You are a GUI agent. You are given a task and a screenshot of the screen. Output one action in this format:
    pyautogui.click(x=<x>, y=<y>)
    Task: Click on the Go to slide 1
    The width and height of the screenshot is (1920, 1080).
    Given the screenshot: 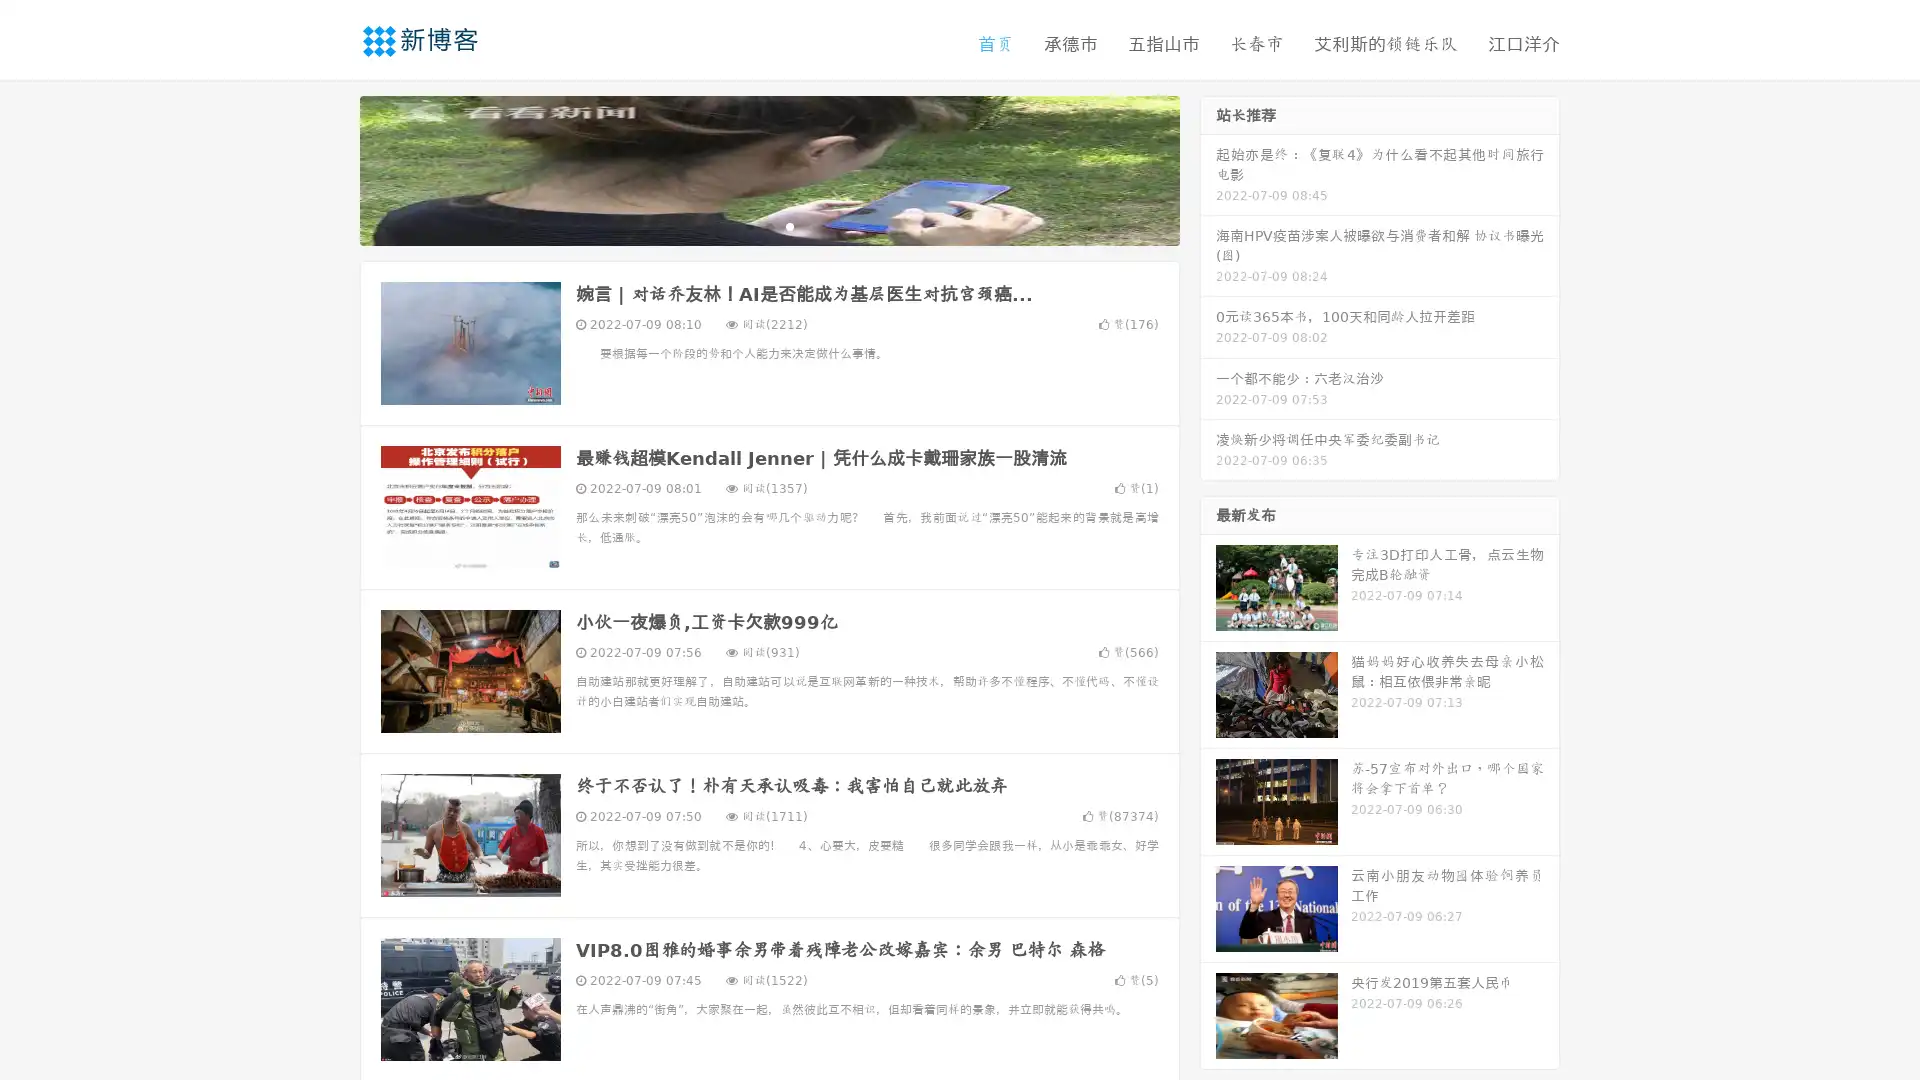 What is the action you would take?
    pyautogui.click(x=748, y=225)
    